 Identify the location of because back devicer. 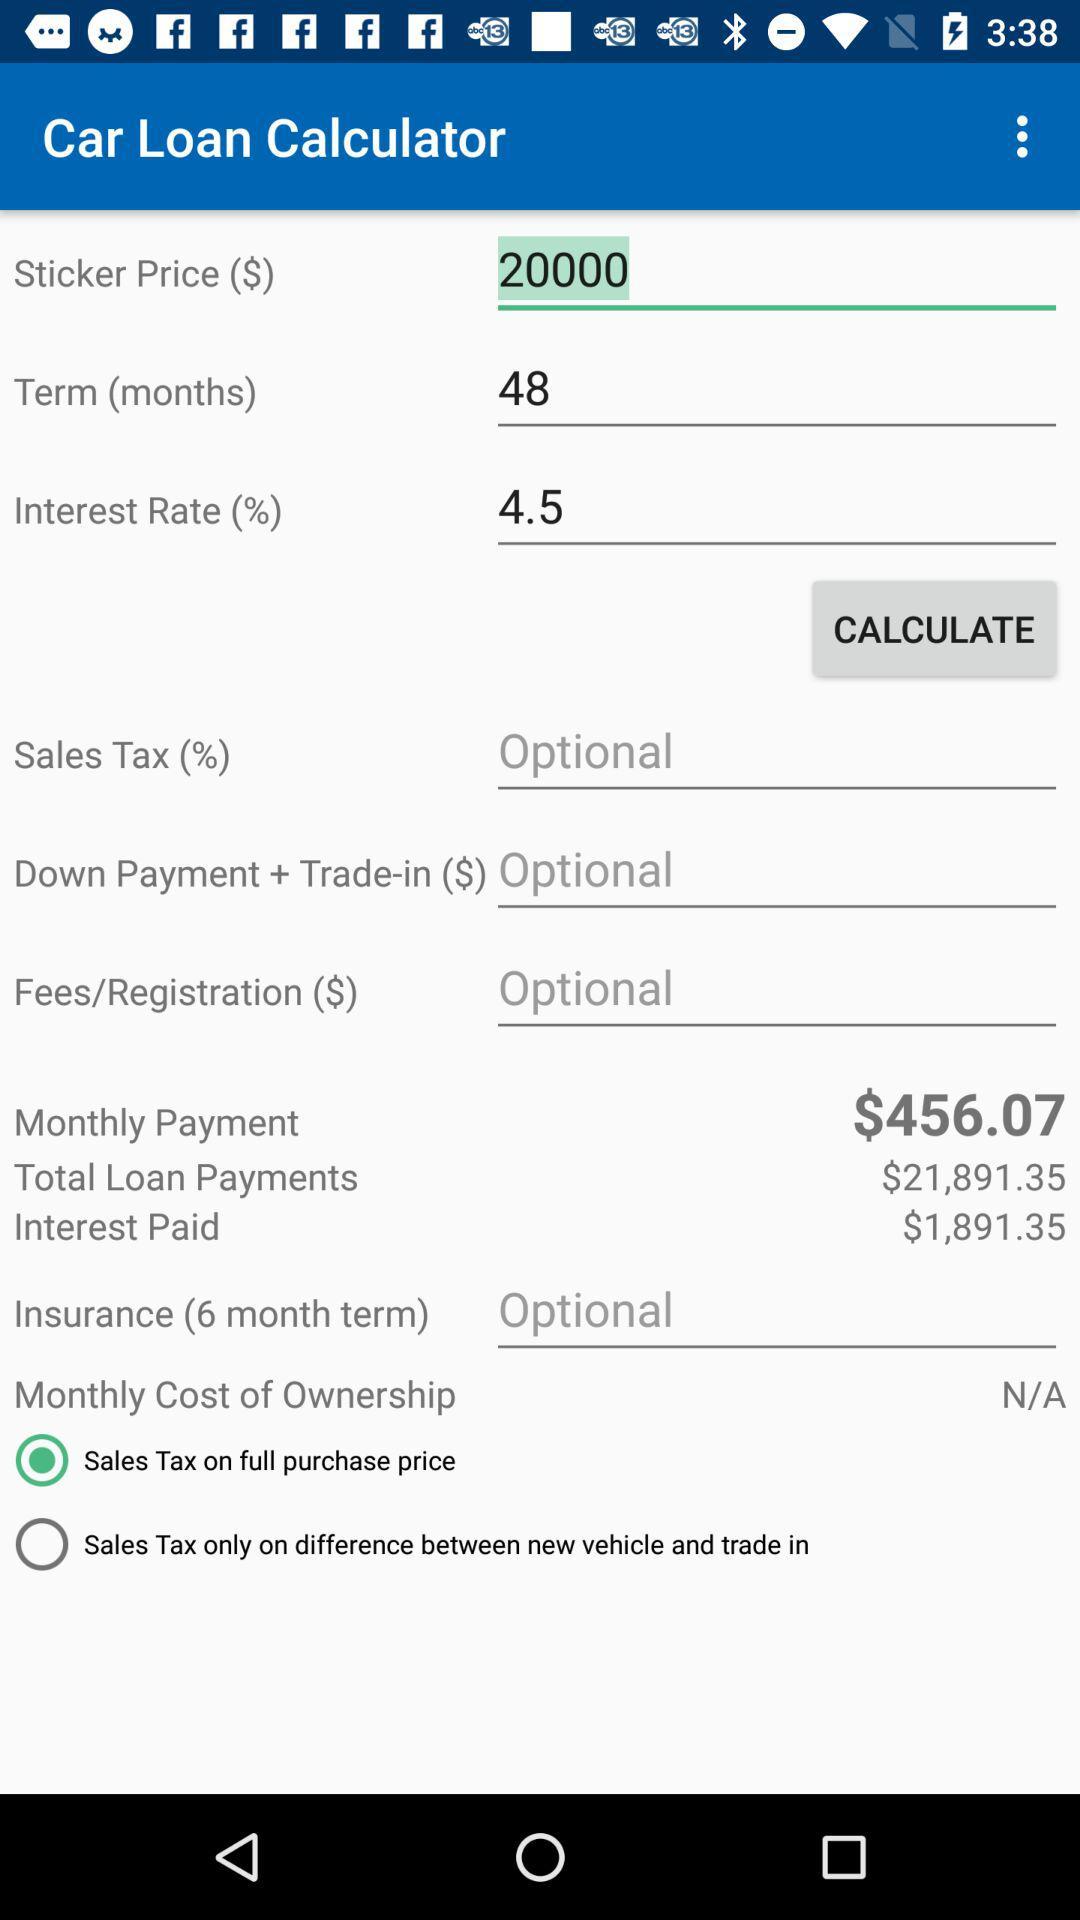
(775, 987).